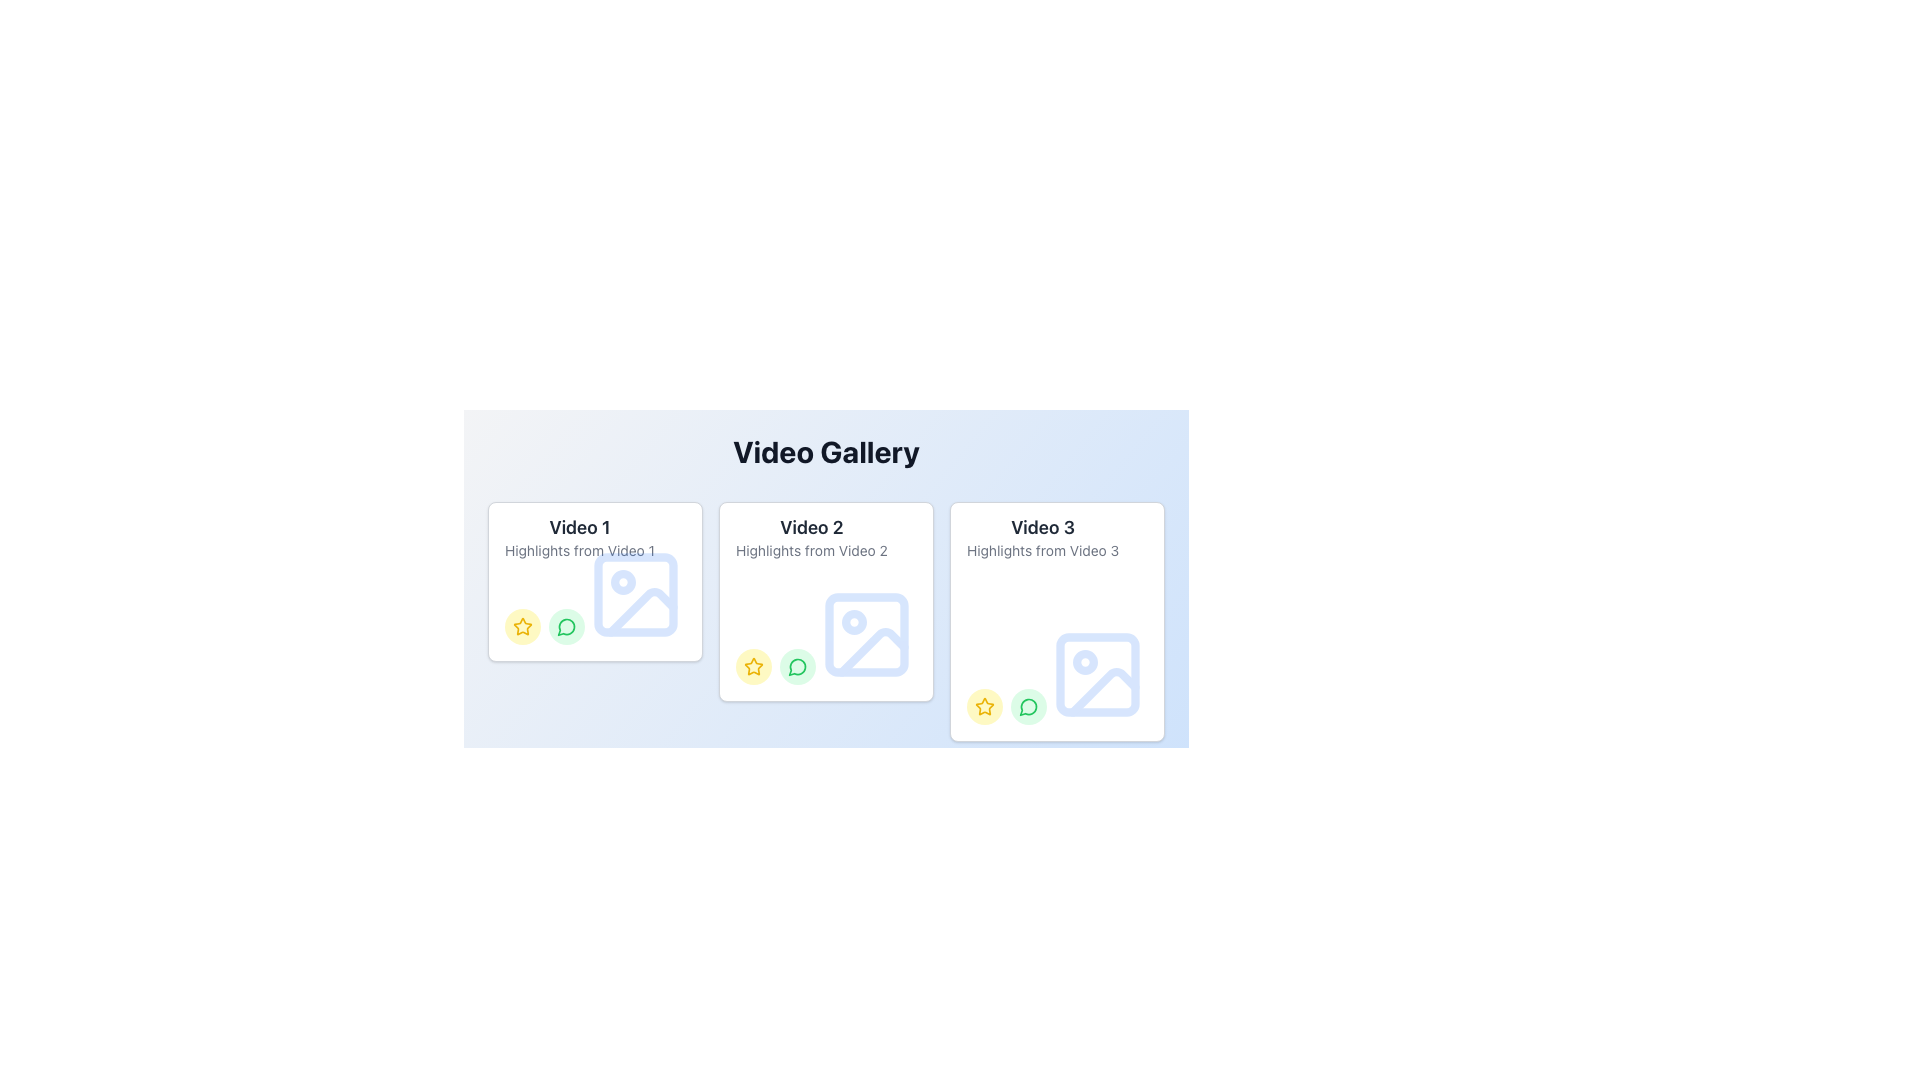  Describe the element at coordinates (826, 451) in the screenshot. I see `the 'Video Gallery' static text header, which is prominently displayed in bold and large font at the top center of the section, contrasting against a lighter background` at that location.